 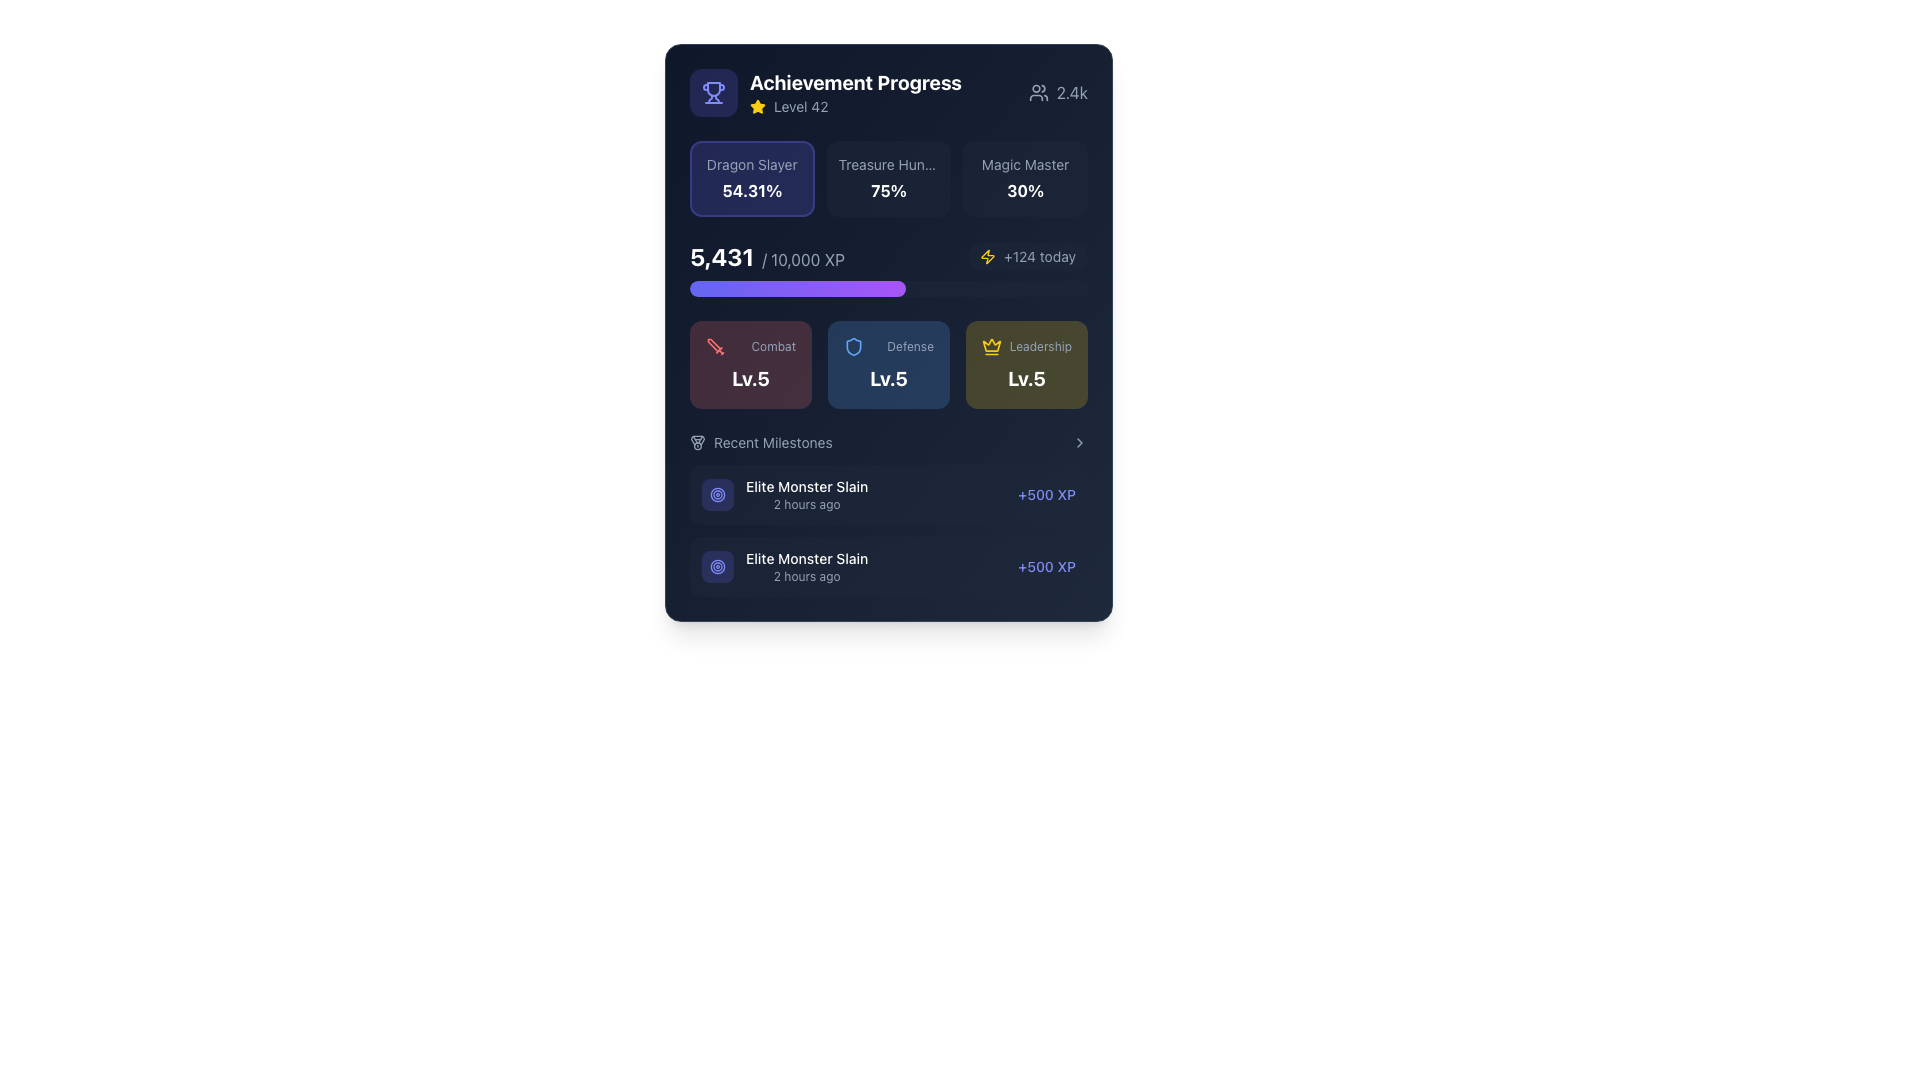 I want to click on the progress bar that is horizontally centered and located directly below the text '5,431 / 10,000 XP +124 today', which features a rounded design filled with a gradient from indigo to purple, so click(x=887, y=289).